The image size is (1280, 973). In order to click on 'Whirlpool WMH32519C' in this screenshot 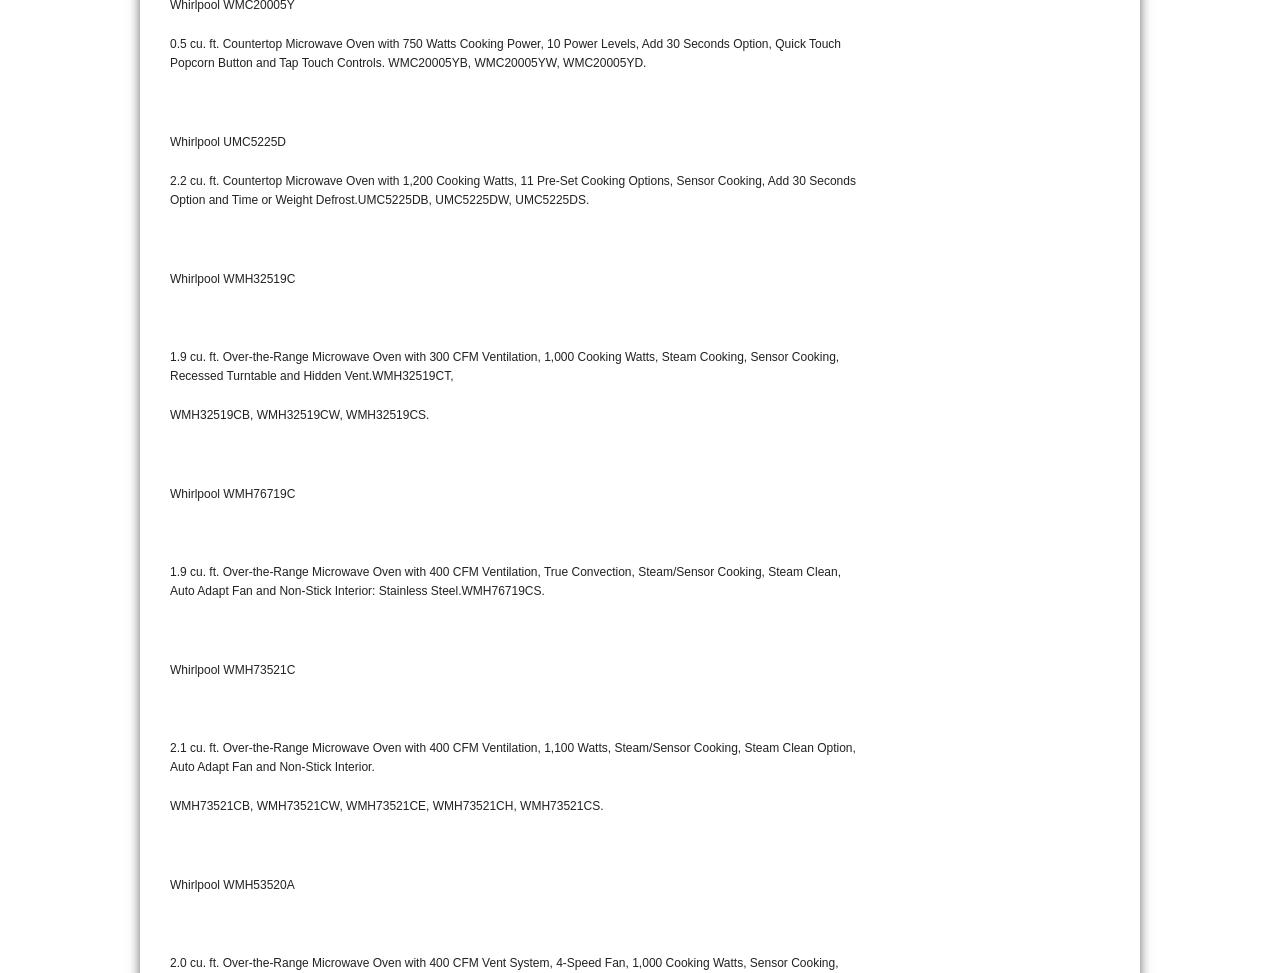, I will do `click(169, 276)`.